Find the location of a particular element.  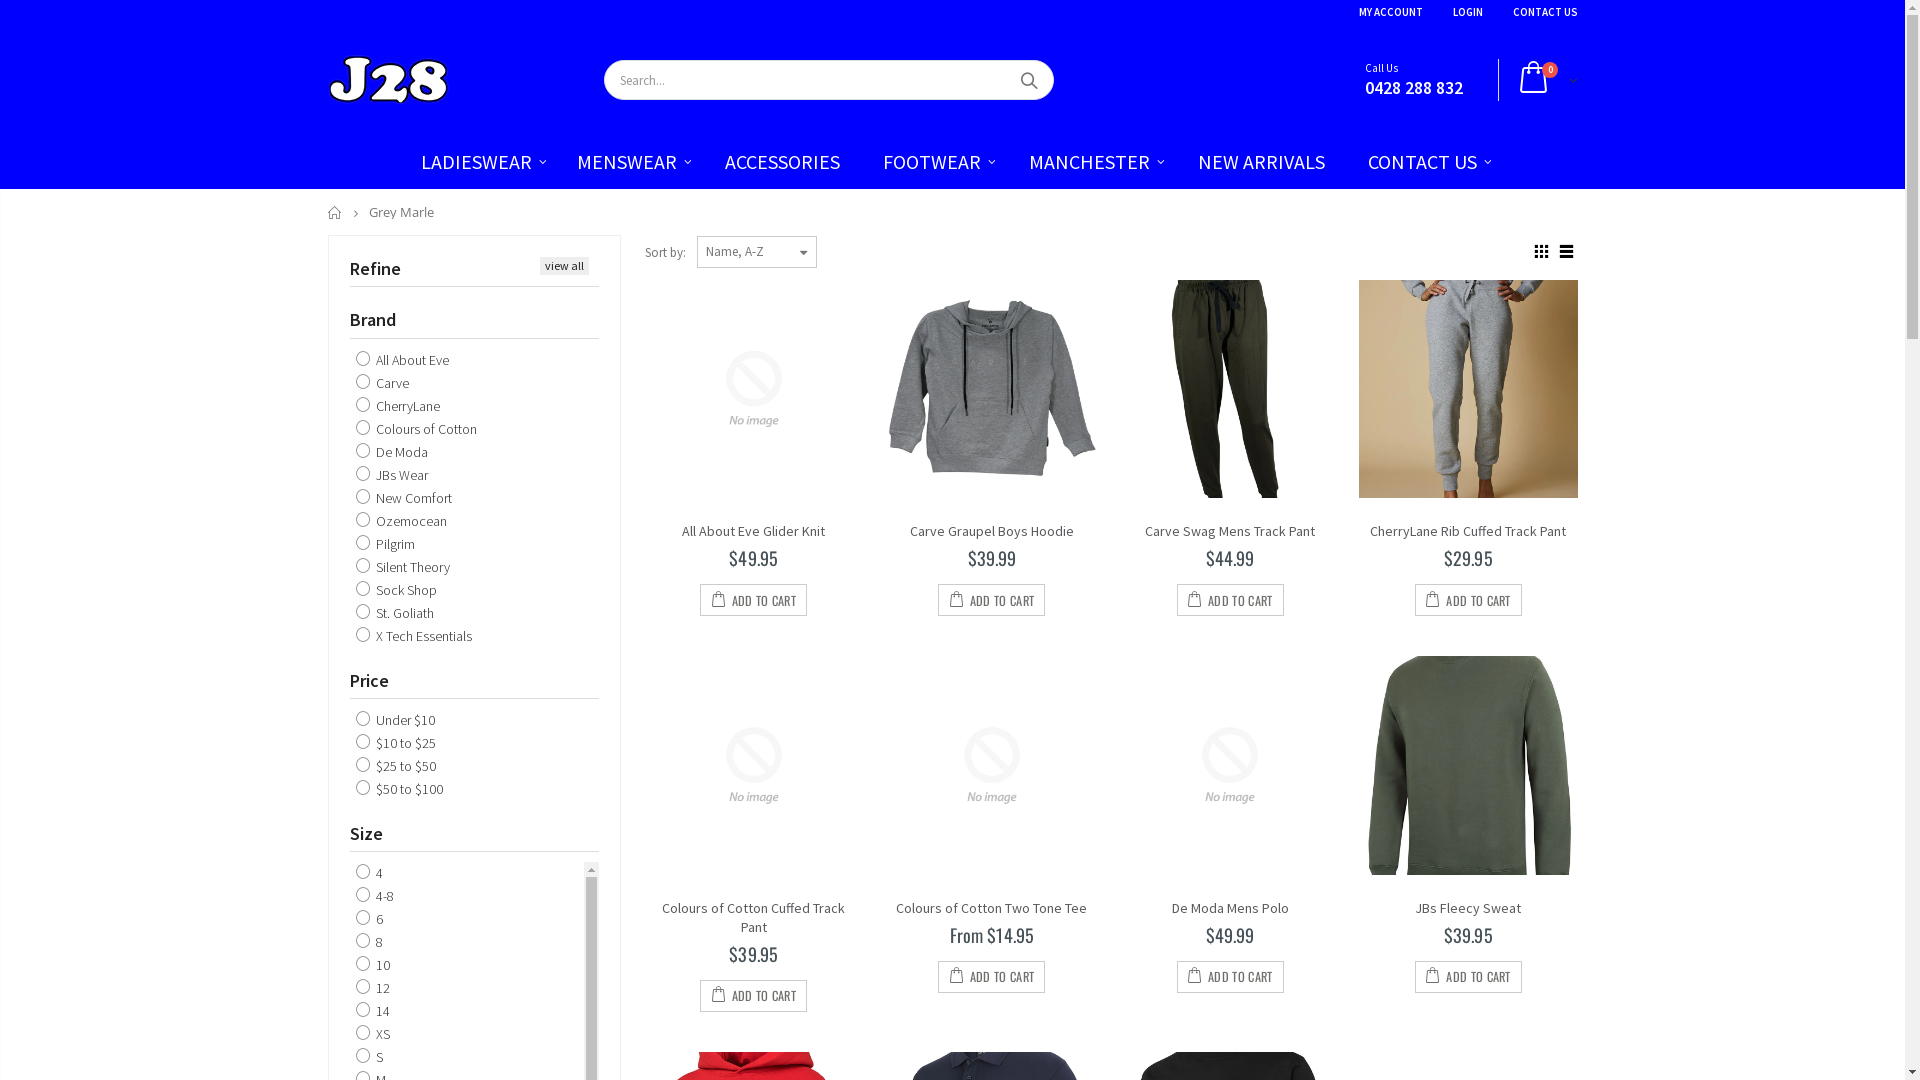

'De Moda' is located at coordinates (392, 451).